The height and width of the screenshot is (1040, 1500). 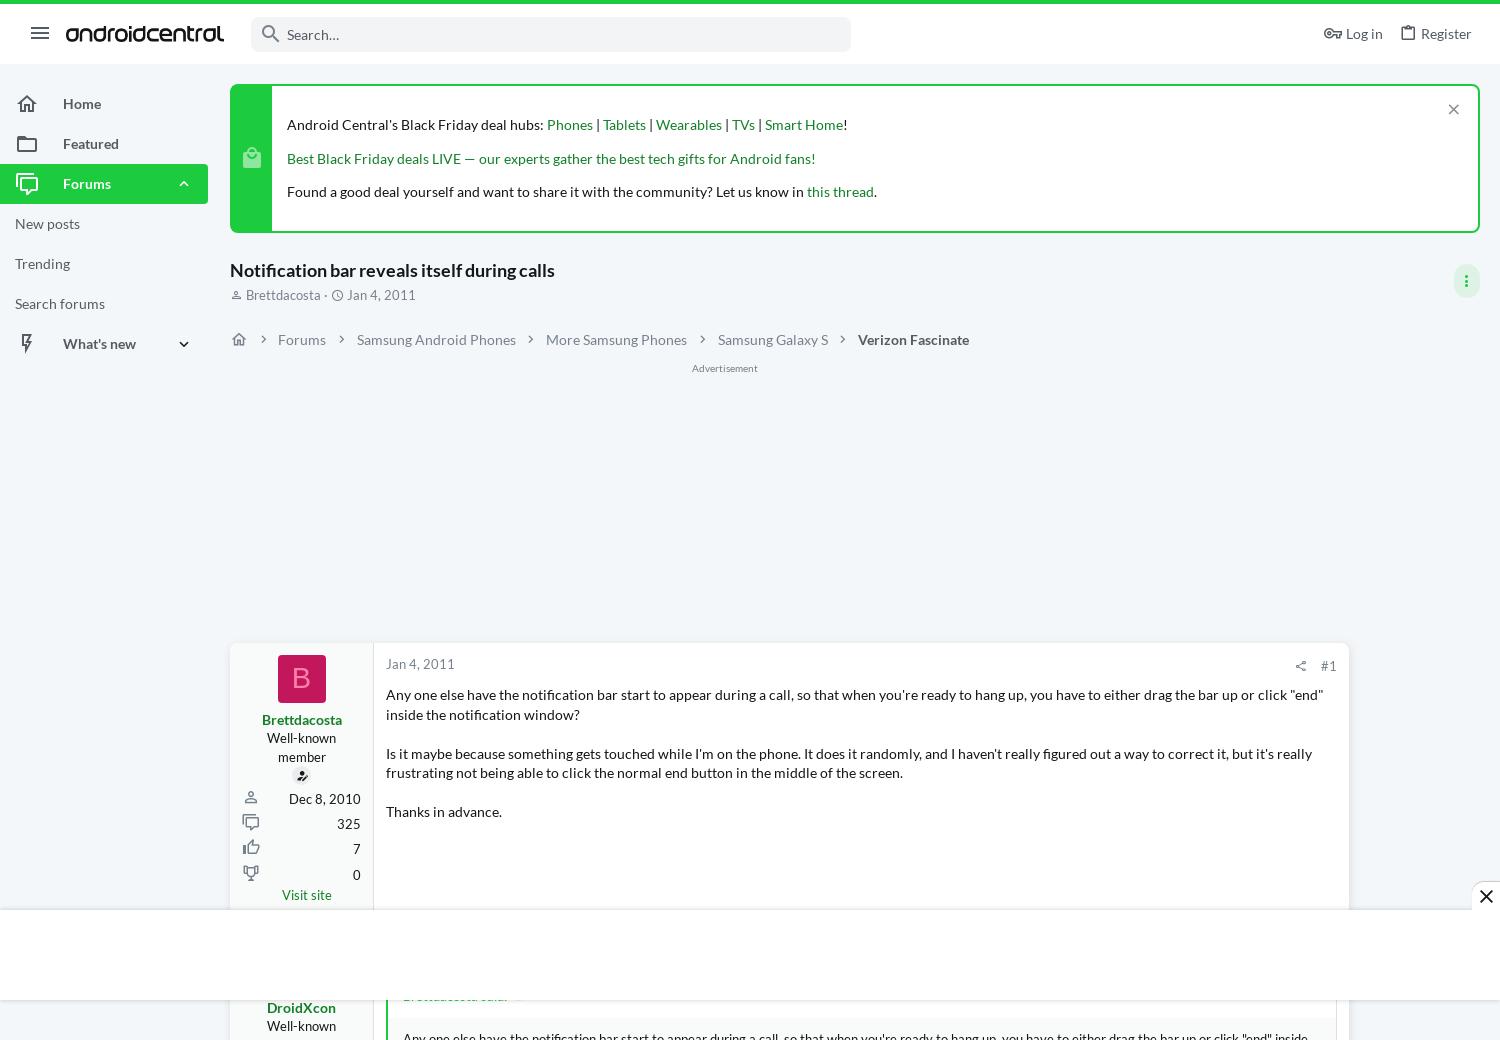 What do you see at coordinates (324, 798) in the screenshot?
I see `'Dec 8, 2010'` at bounding box center [324, 798].